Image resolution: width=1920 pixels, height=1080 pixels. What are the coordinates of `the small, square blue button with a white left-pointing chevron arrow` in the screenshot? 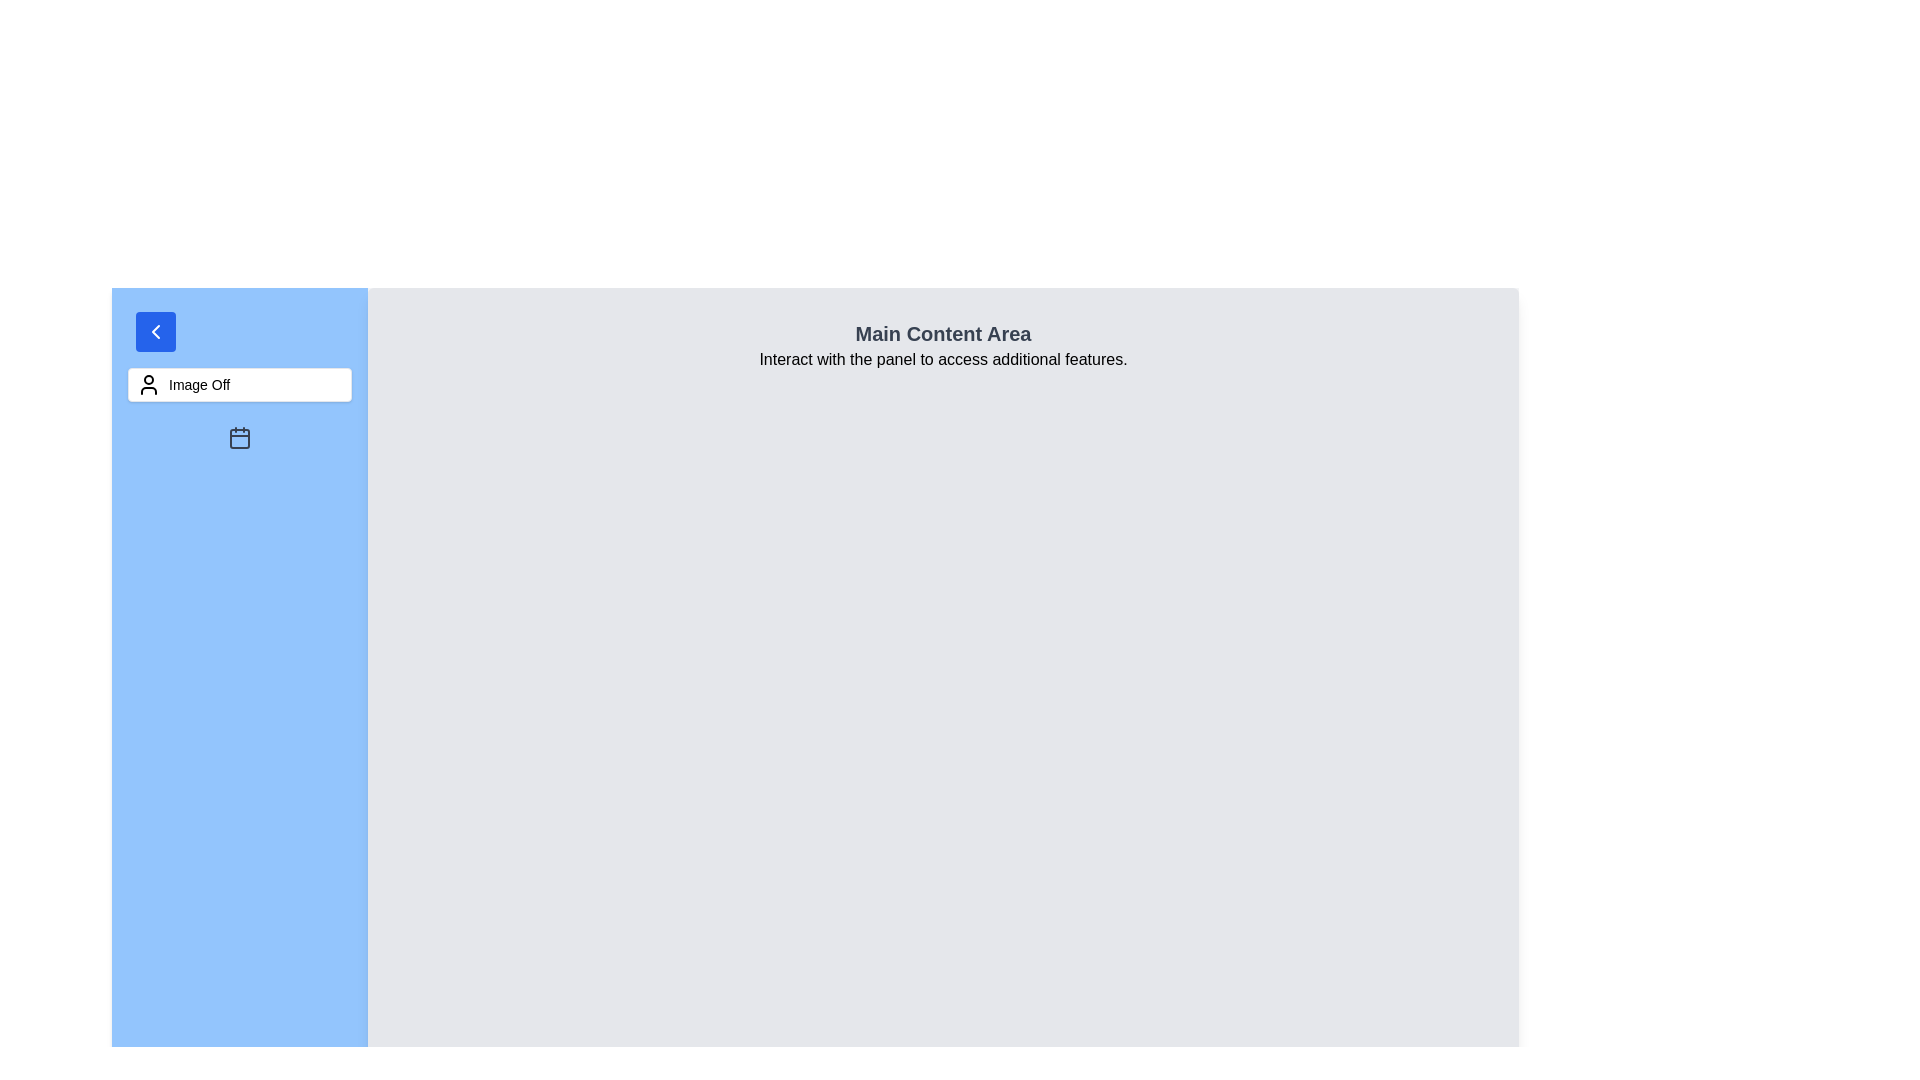 It's located at (155, 330).